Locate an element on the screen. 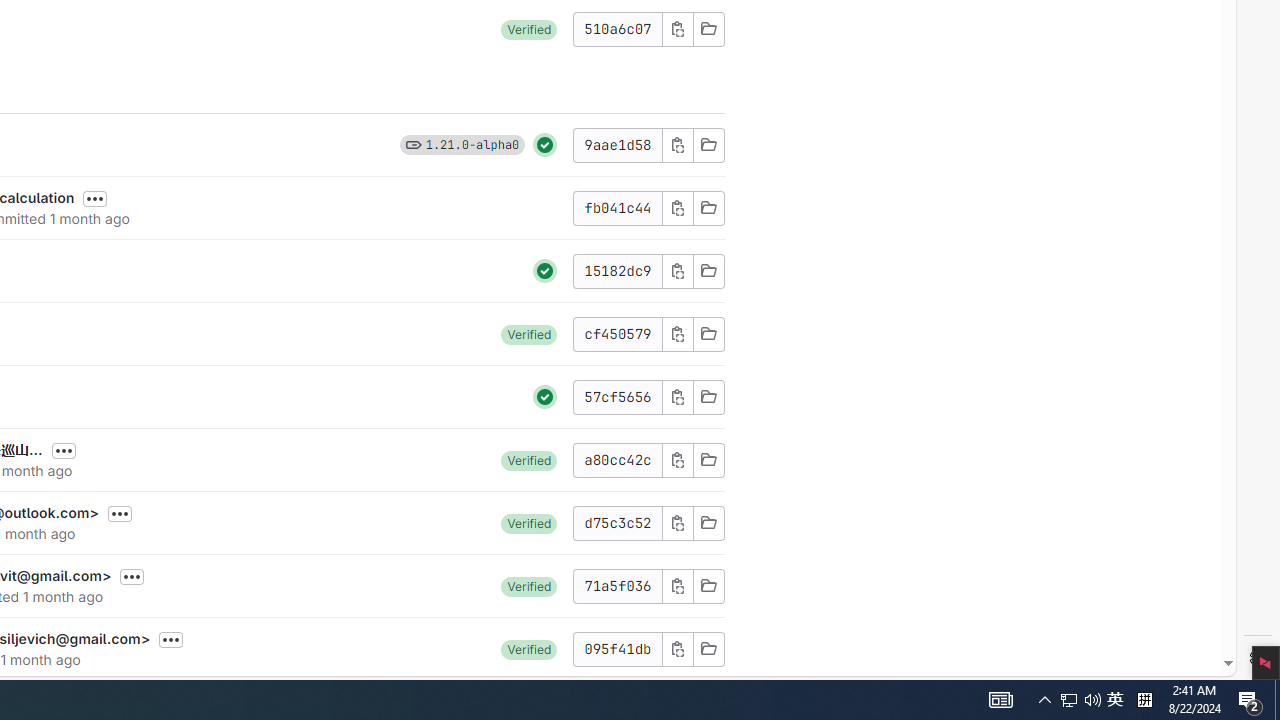  'Show desktop' is located at coordinates (1276, 698).